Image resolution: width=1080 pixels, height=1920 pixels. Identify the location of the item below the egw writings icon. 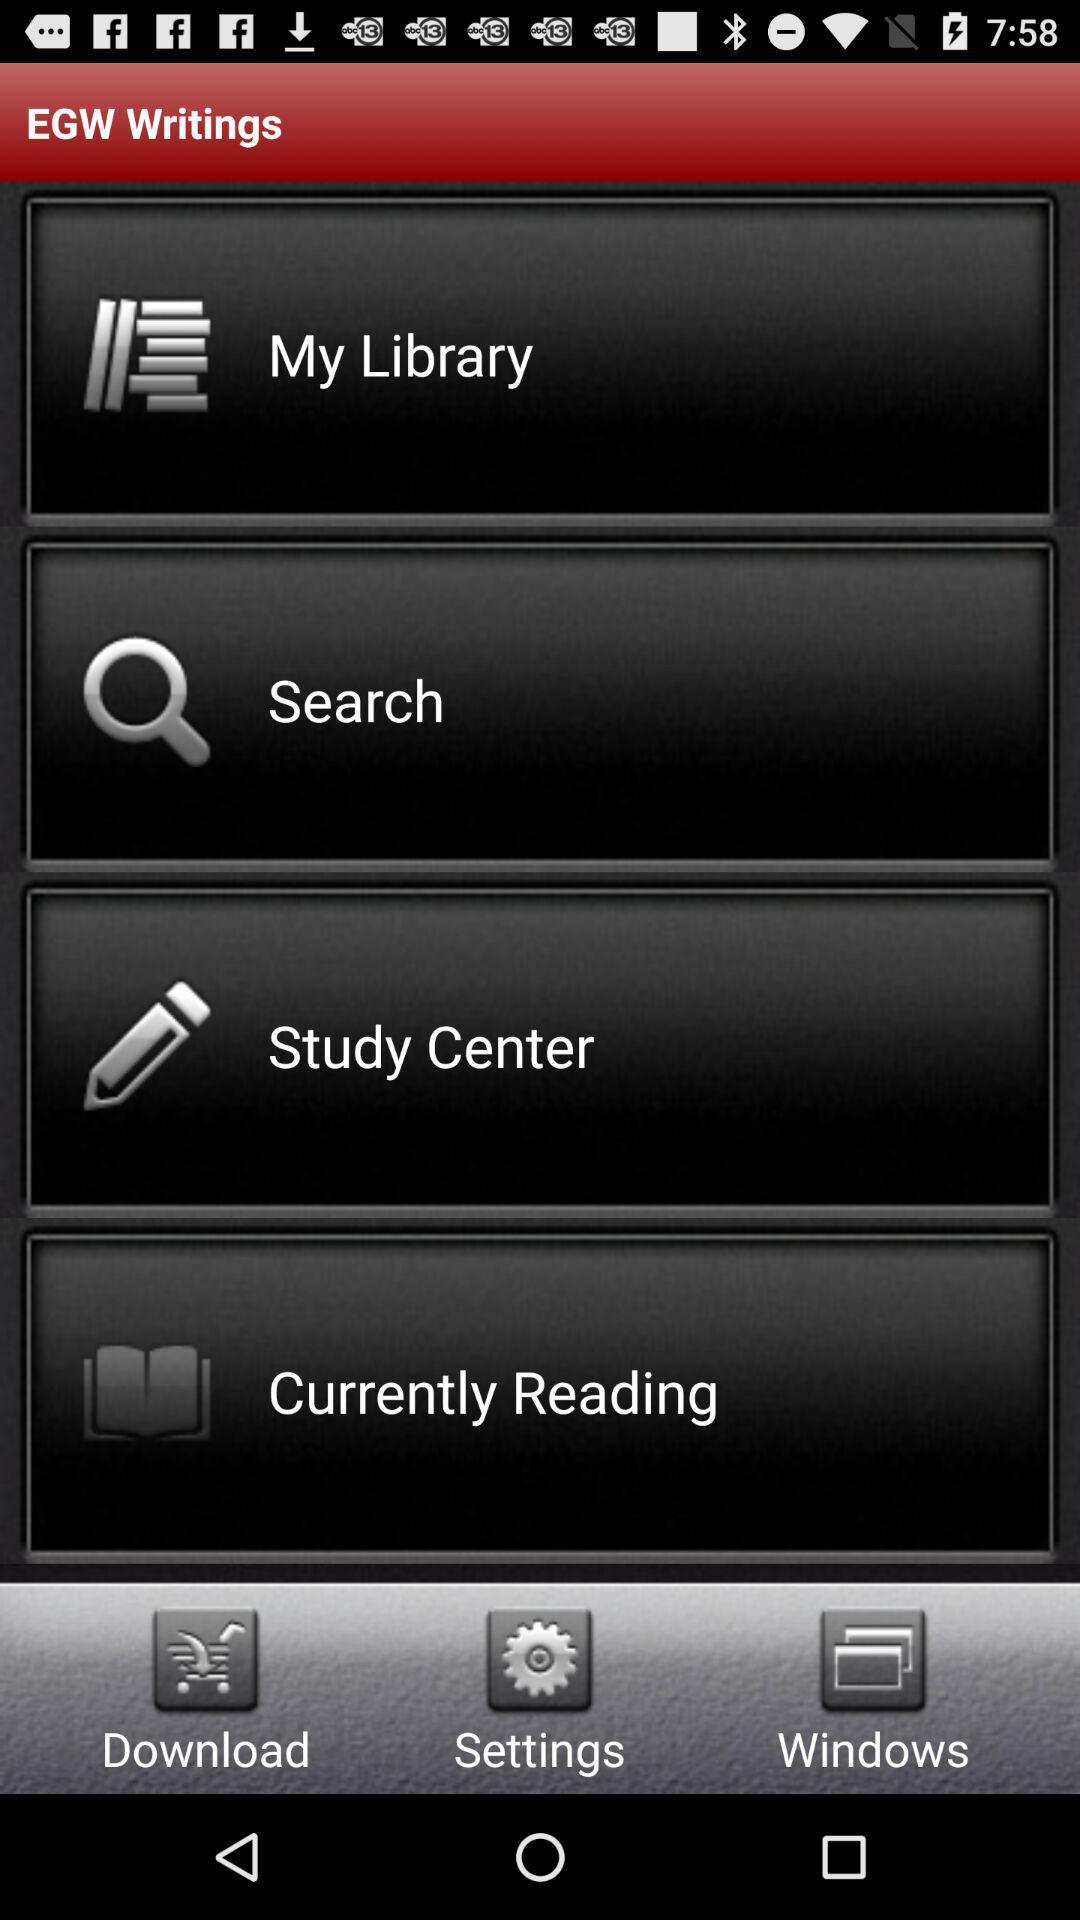
(872, 1660).